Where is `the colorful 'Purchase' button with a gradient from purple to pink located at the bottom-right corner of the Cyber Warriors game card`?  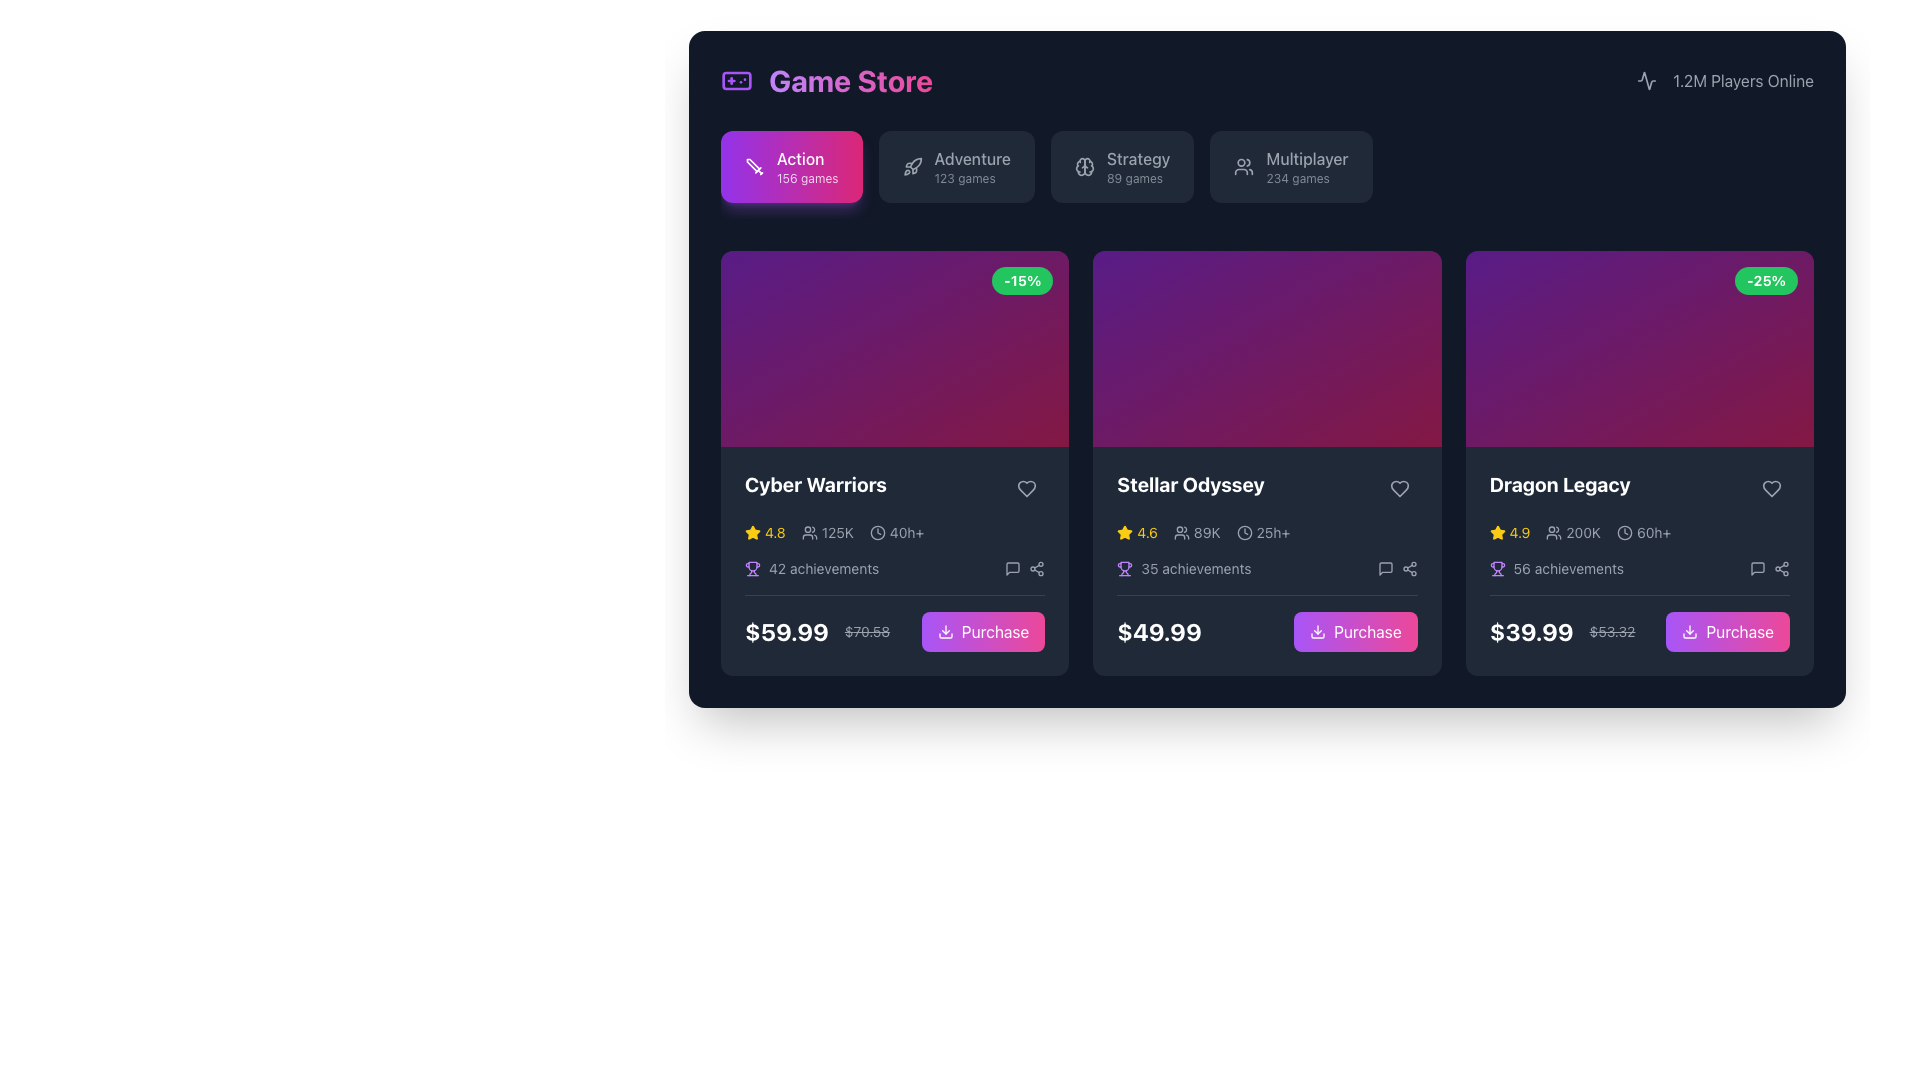 the colorful 'Purchase' button with a gradient from purple to pink located at the bottom-right corner of the Cyber Warriors game card is located at coordinates (983, 631).